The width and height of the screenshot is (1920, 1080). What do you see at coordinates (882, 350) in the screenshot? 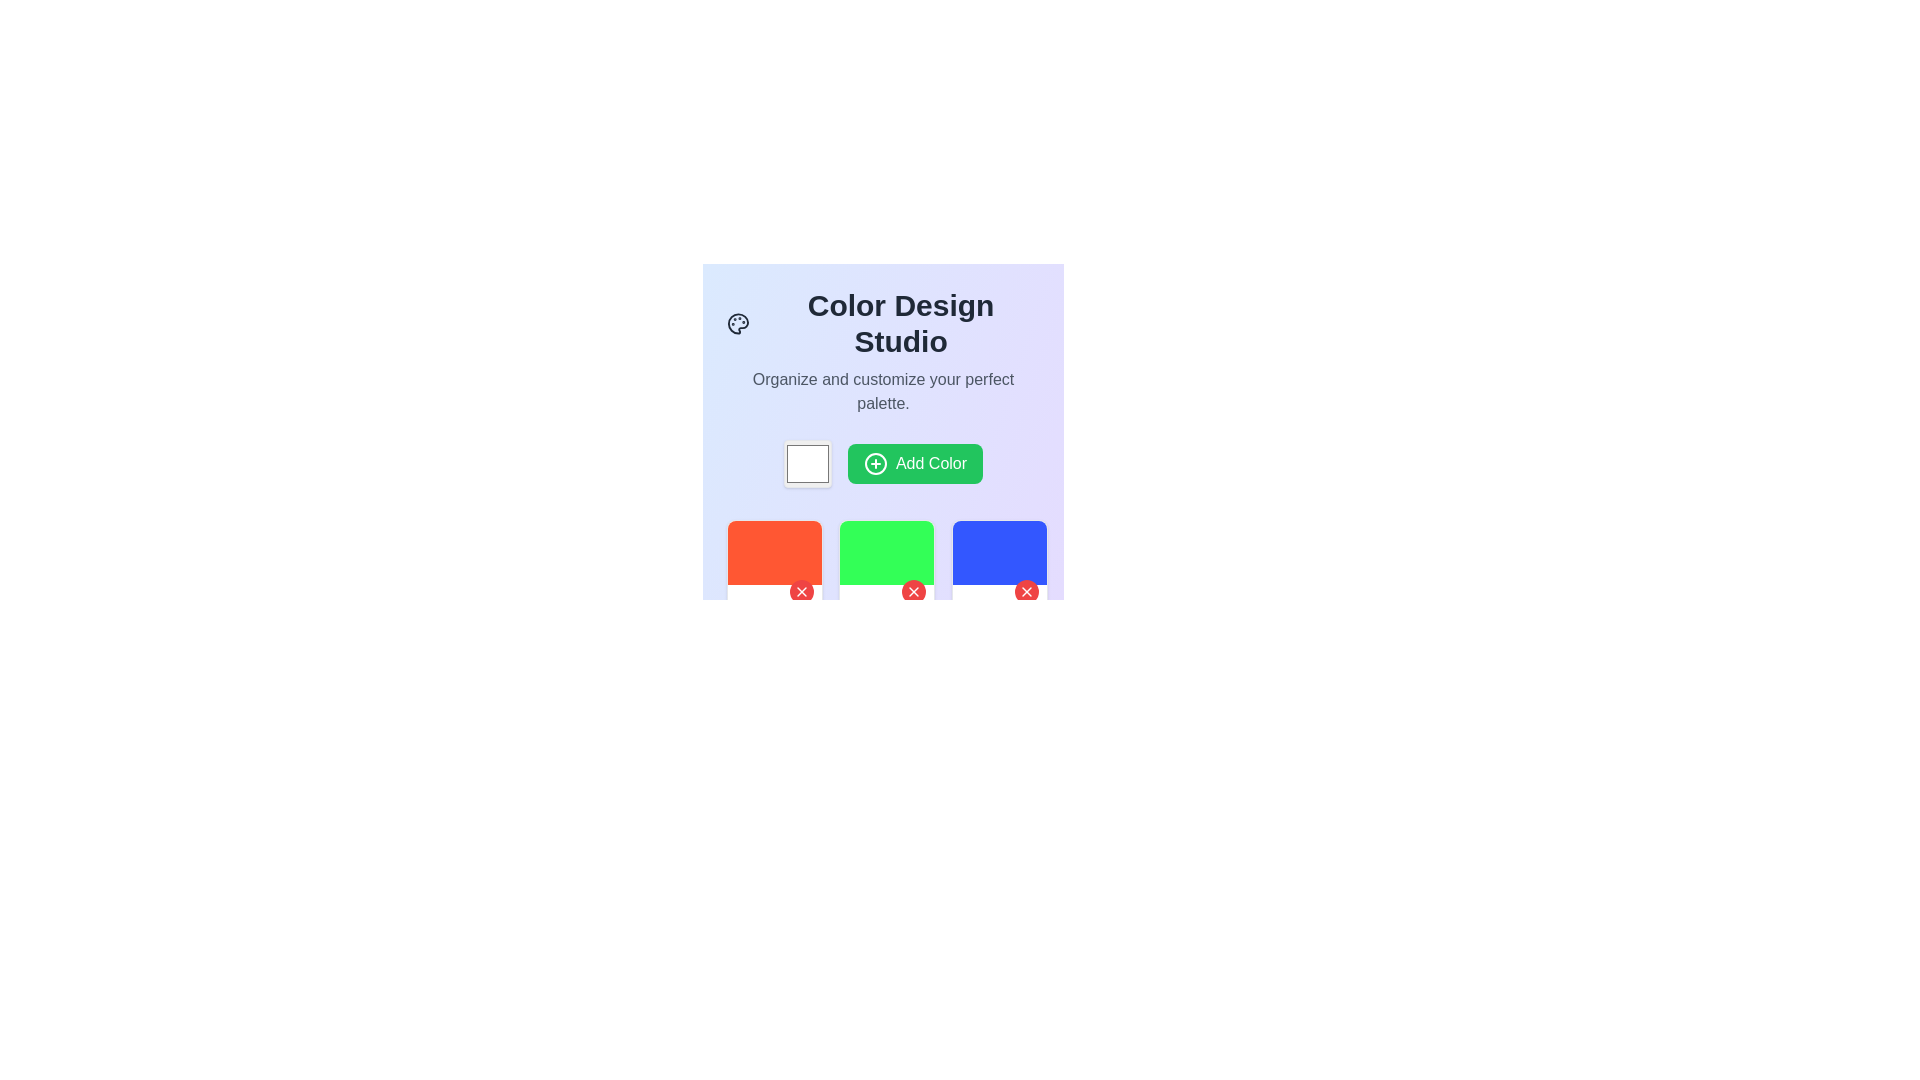
I see `text from the Header component titled 'Color Design Studio', which provides an overview of features related to color management` at bounding box center [882, 350].